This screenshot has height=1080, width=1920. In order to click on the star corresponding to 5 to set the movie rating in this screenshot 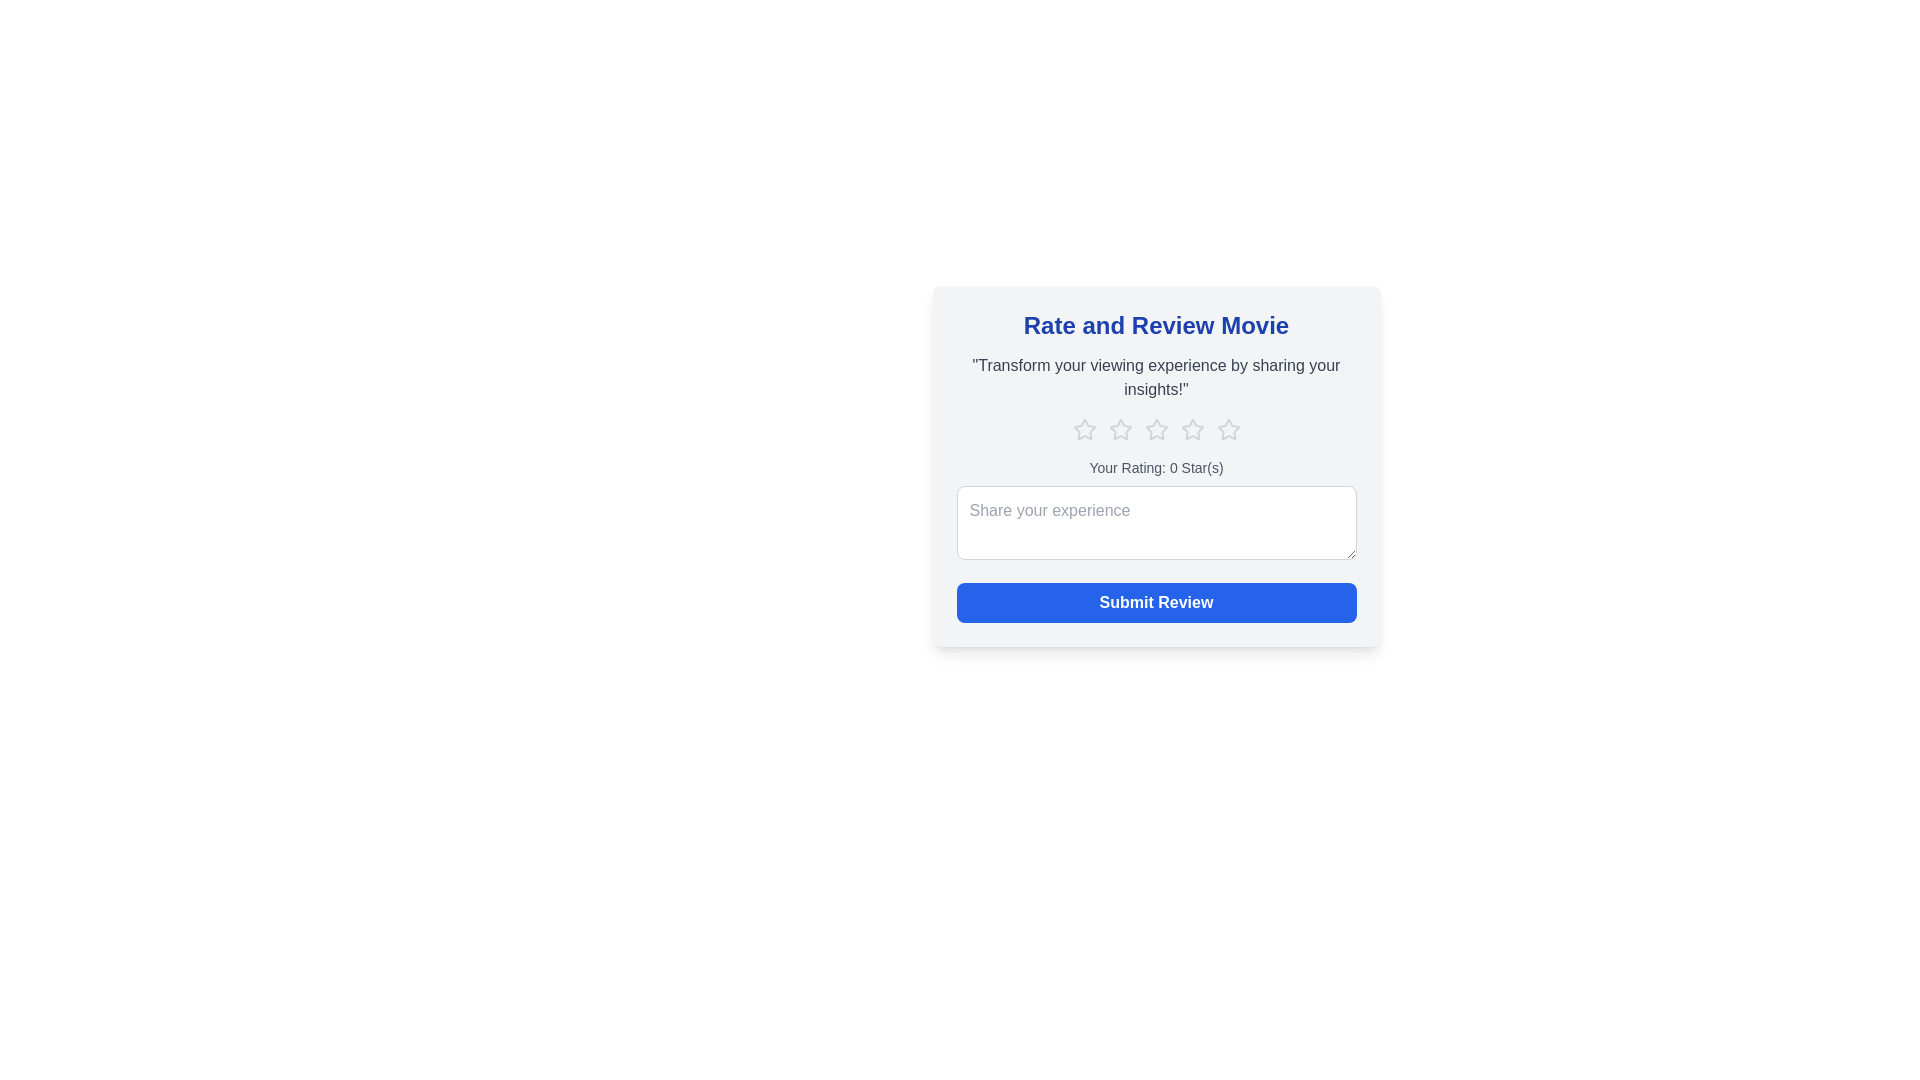, I will do `click(1227, 428)`.